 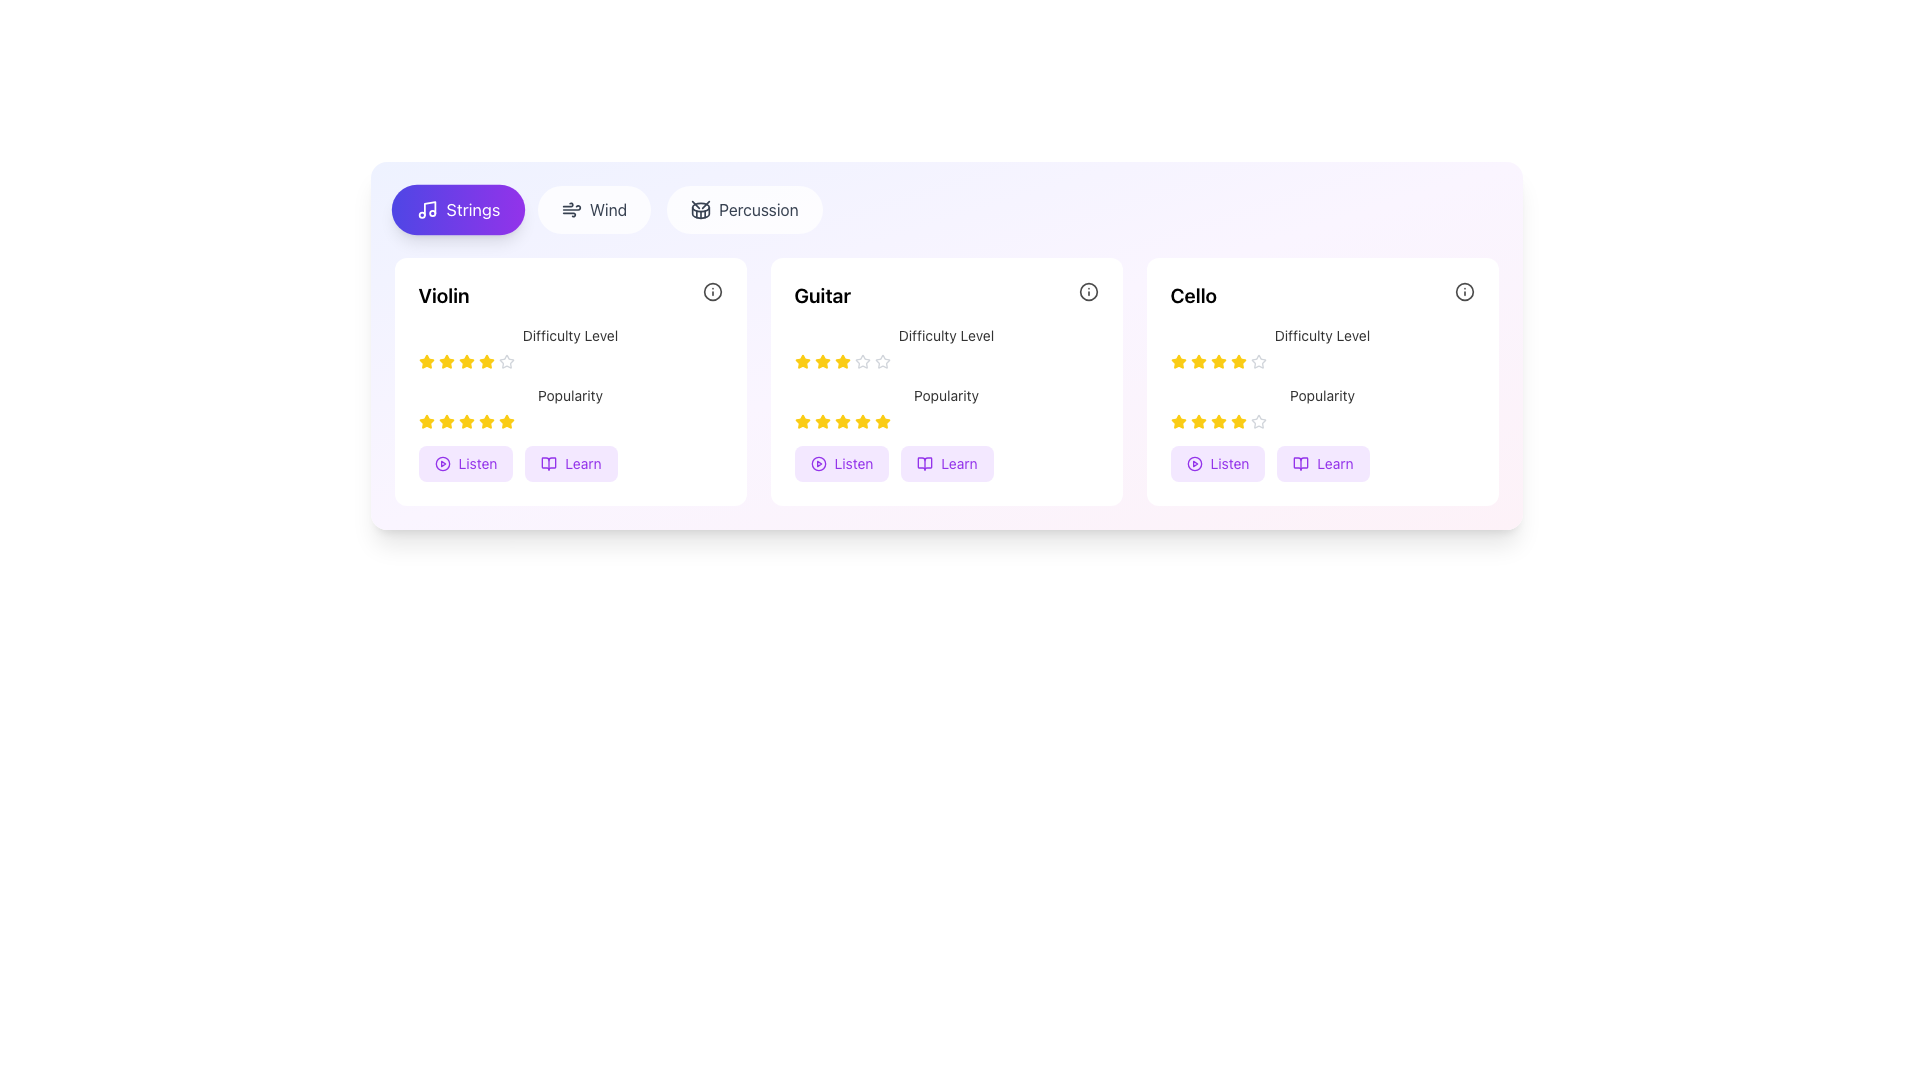 What do you see at coordinates (1178, 420) in the screenshot?
I see `the first star icon in the five-star rating system under the 'Popularity' heading in the 'Cello' card` at bounding box center [1178, 420].